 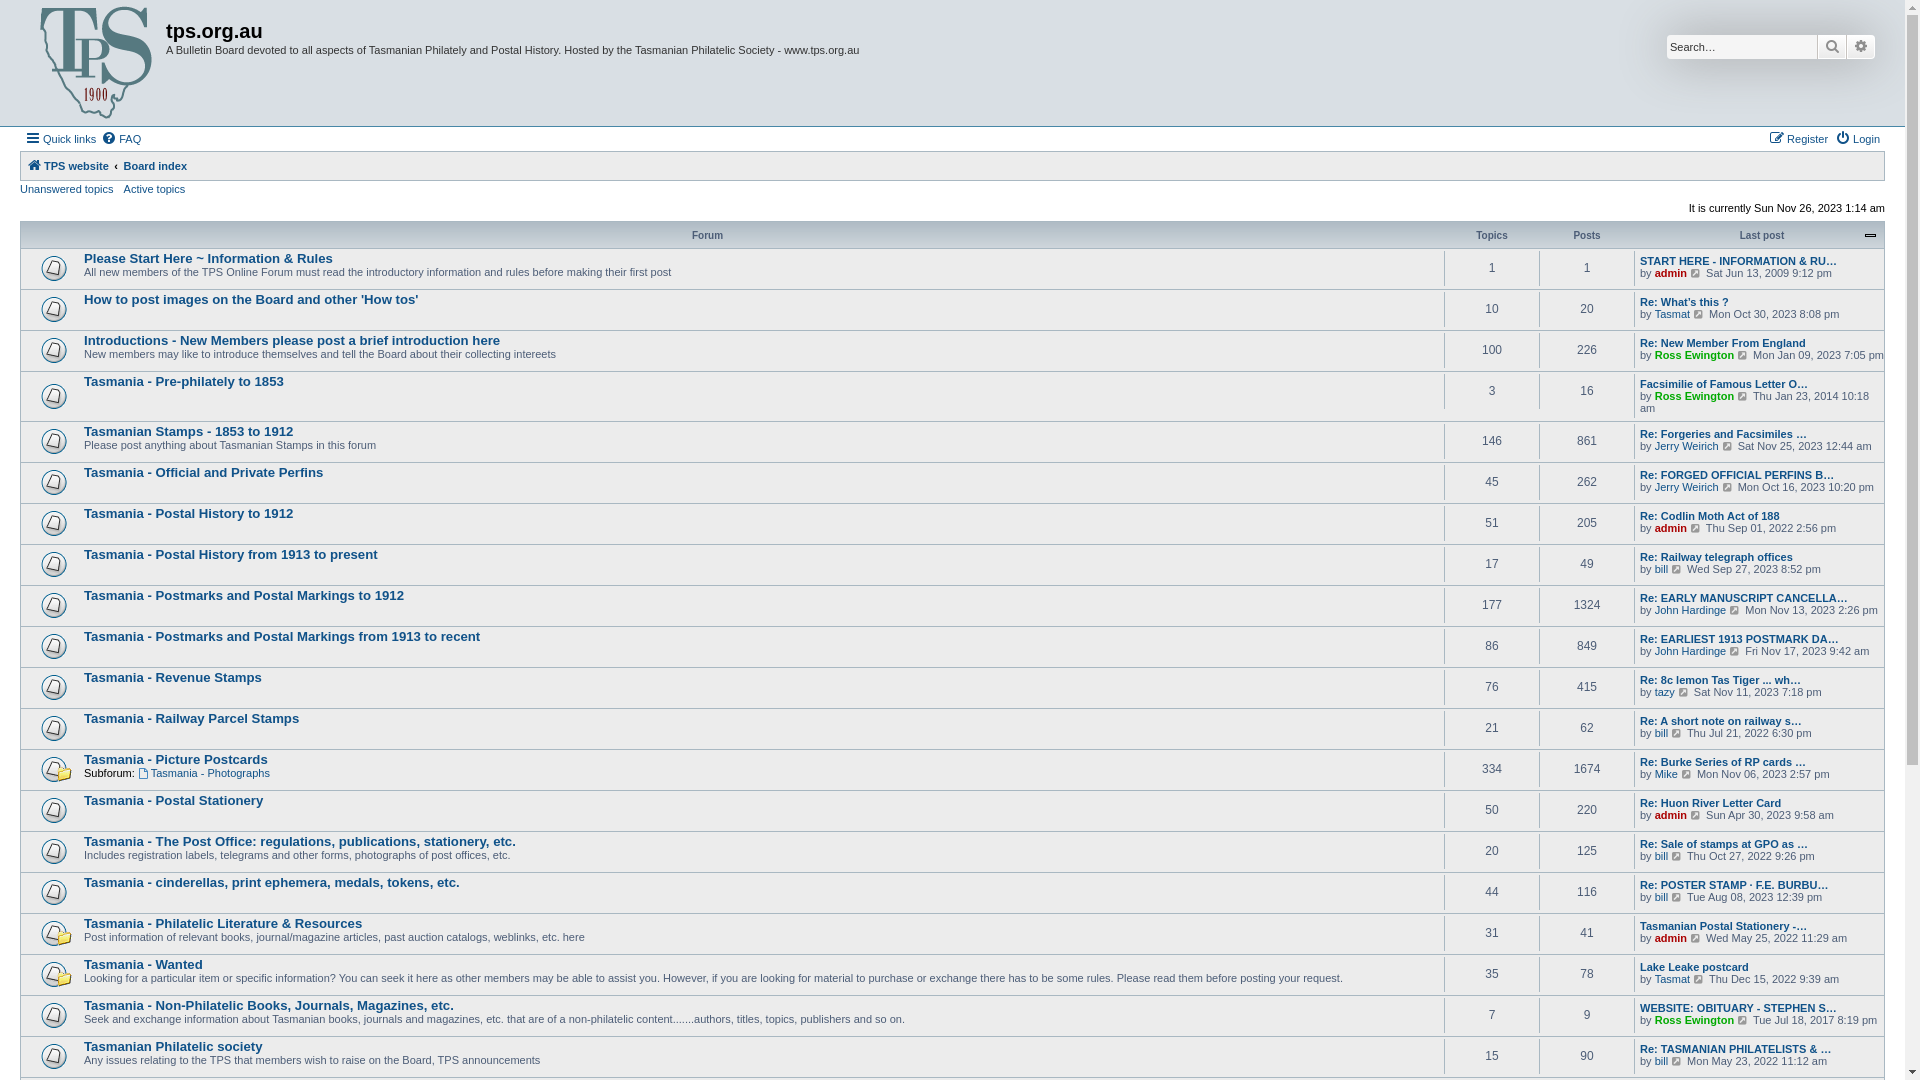 I want to click on 'Tasmania - Photographs', so click(x=203, y=771).